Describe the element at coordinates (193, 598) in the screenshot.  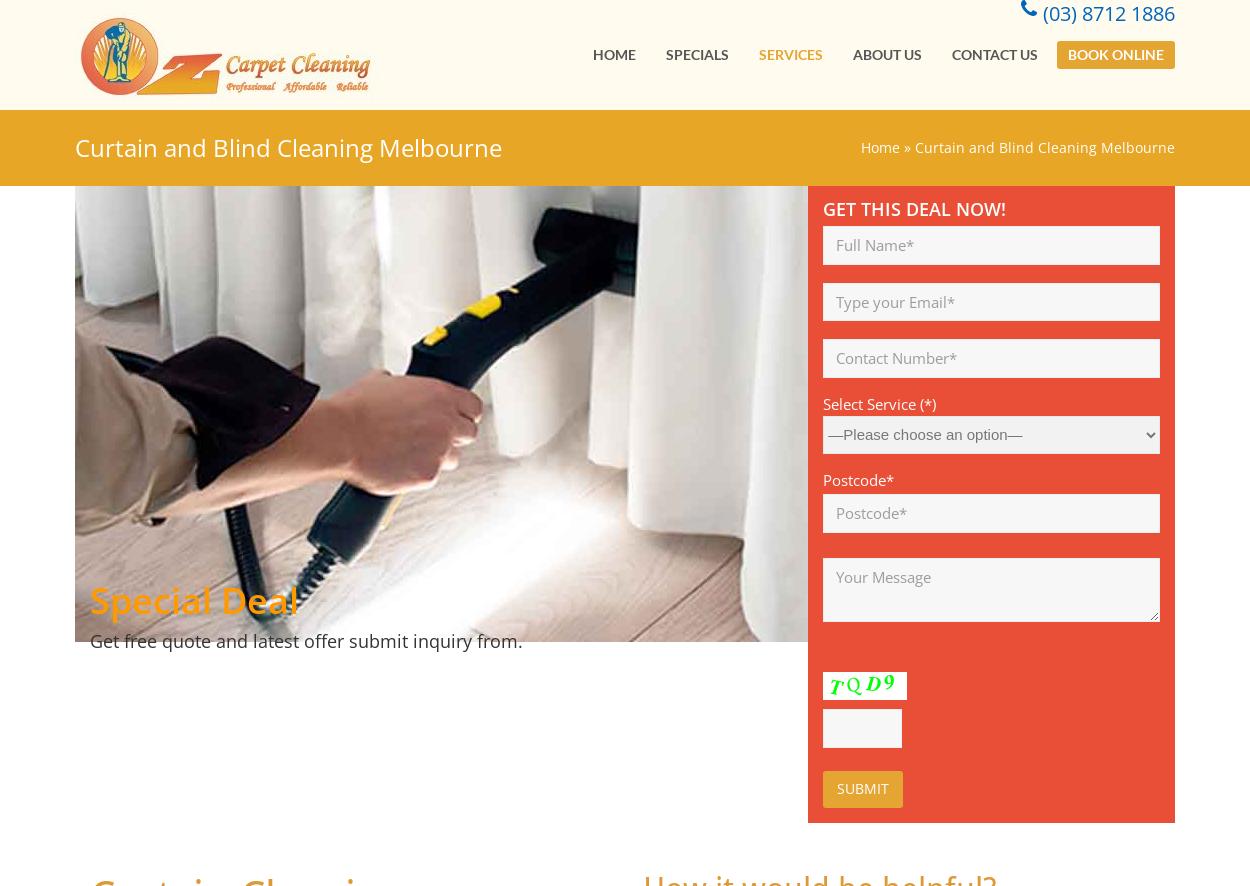
I see `'Special Deal'` at that location.